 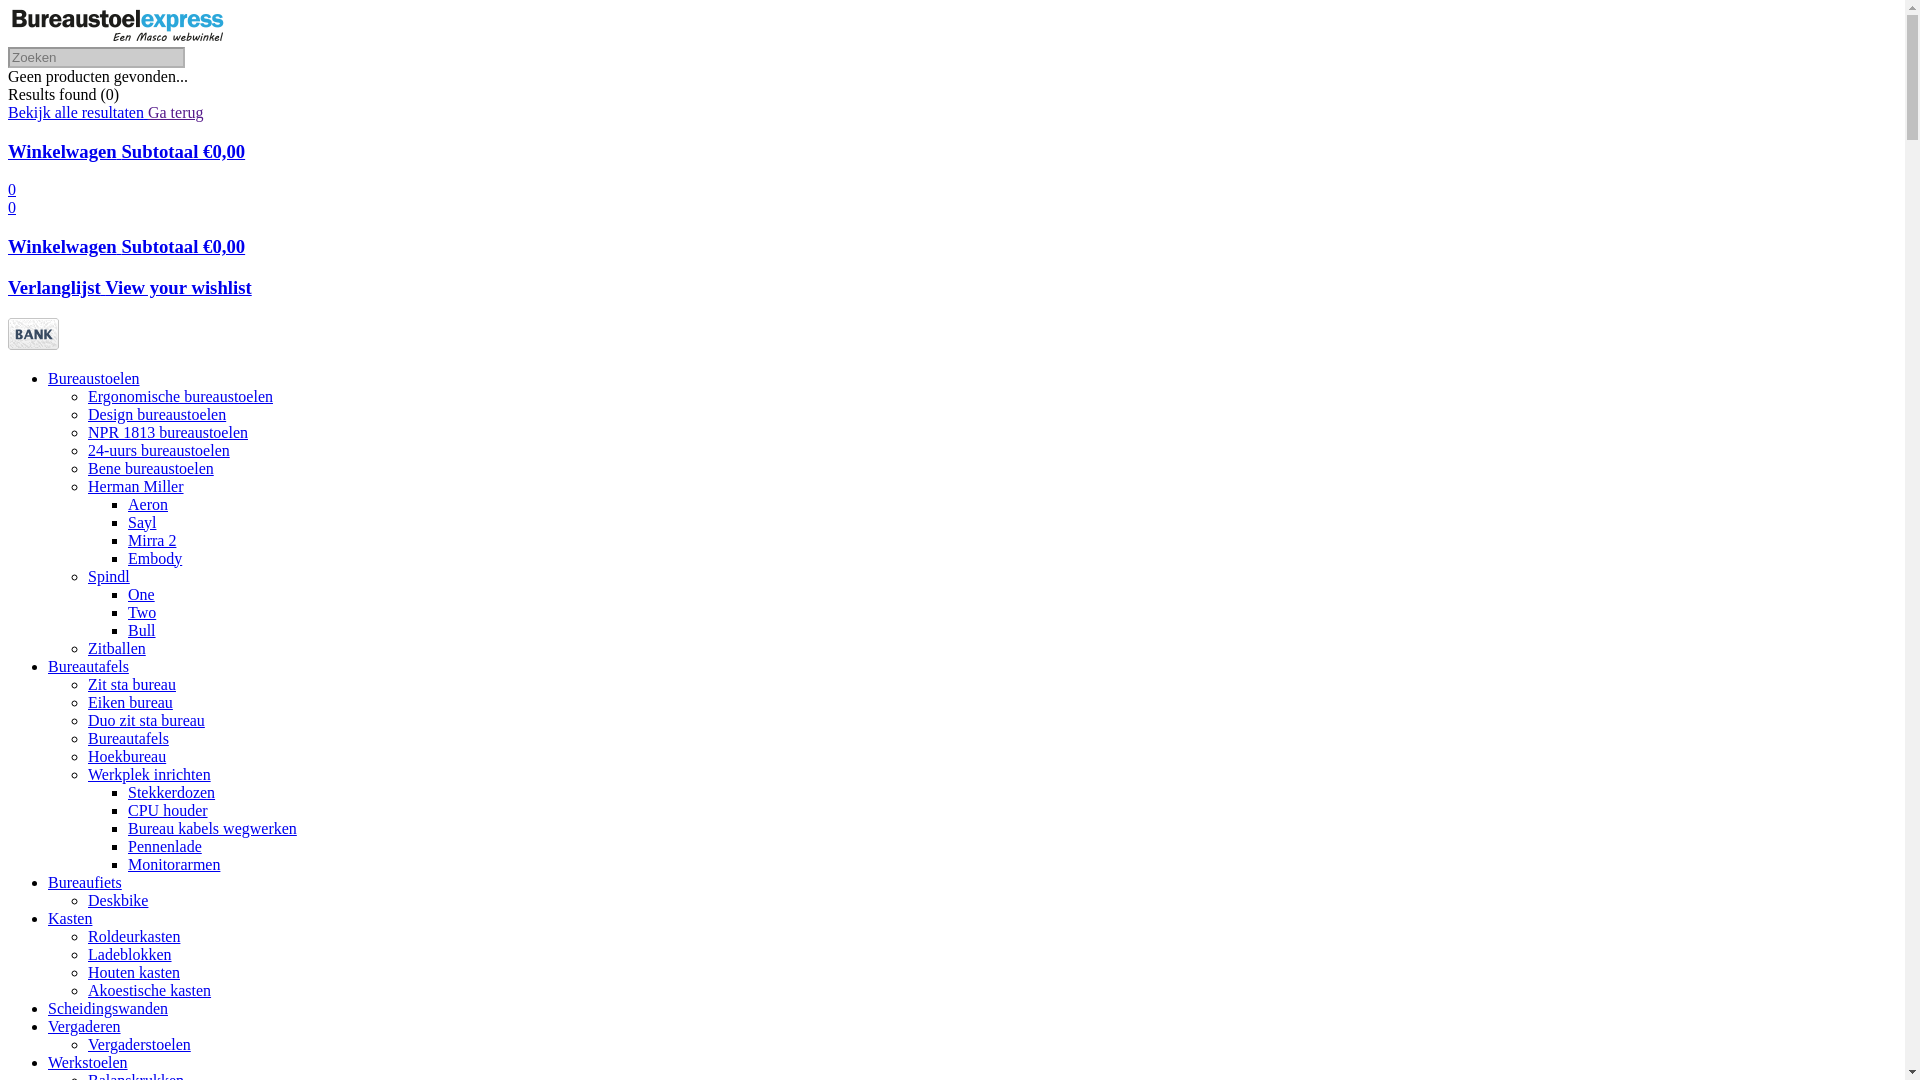 I want to click on 'CPU houder', so click(x=168, y=810).